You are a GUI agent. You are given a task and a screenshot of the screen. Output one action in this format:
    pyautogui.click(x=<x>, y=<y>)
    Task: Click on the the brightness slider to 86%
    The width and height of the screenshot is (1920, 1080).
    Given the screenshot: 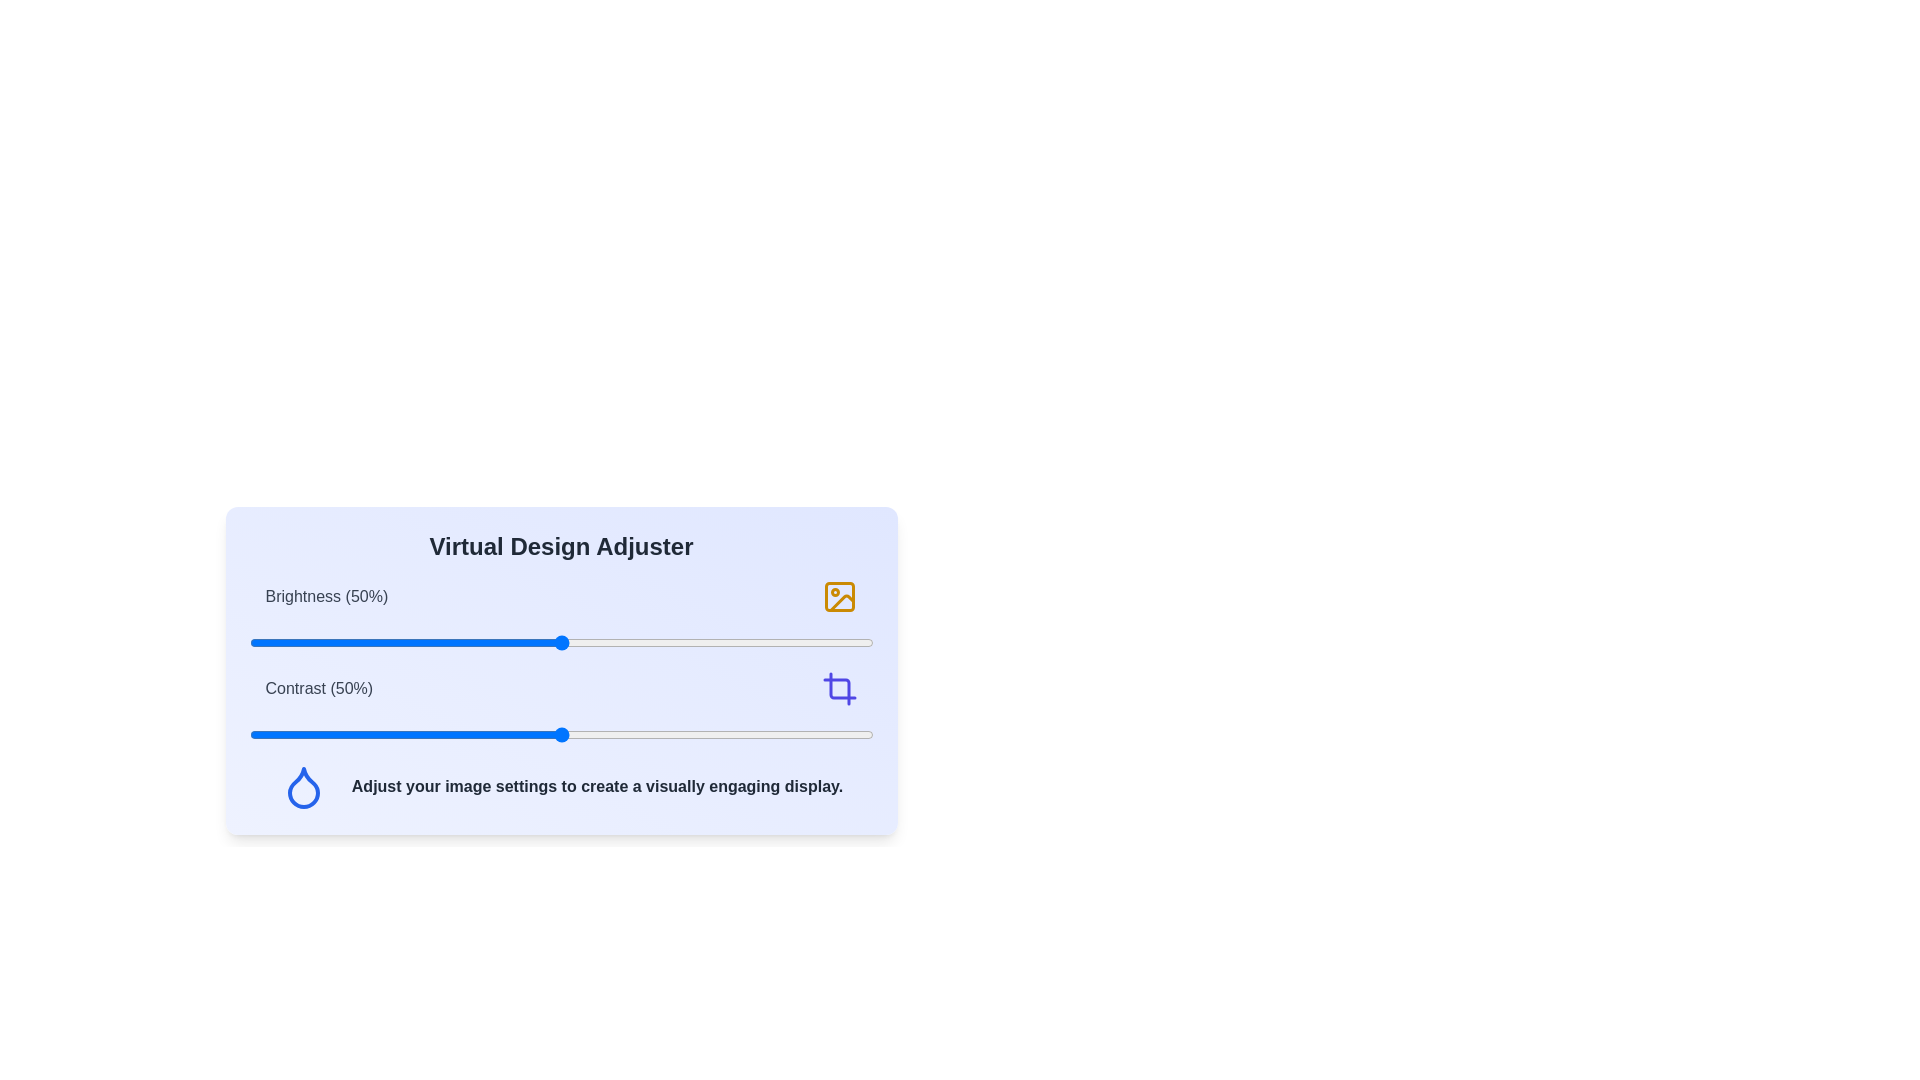 What is the action you would take?
    pyautogui.click(x=785, y=643)
    